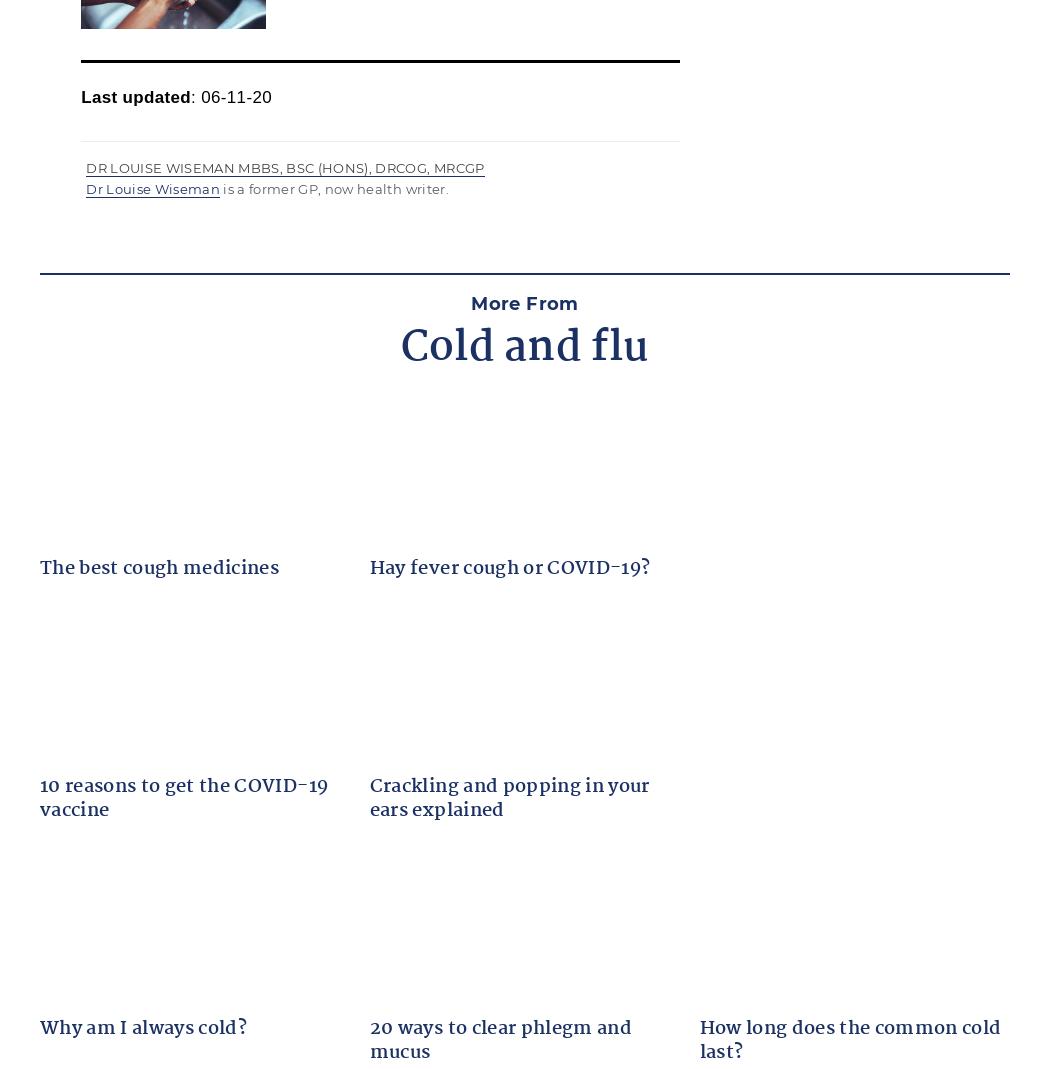 Image resolution: width=1050 pixels, height=1069 pixels. What do you see at coordinates (508, 567) in the screenshot?
I see `'Hay fever cough or COVID-19?'` at bounding box center [508, 567].